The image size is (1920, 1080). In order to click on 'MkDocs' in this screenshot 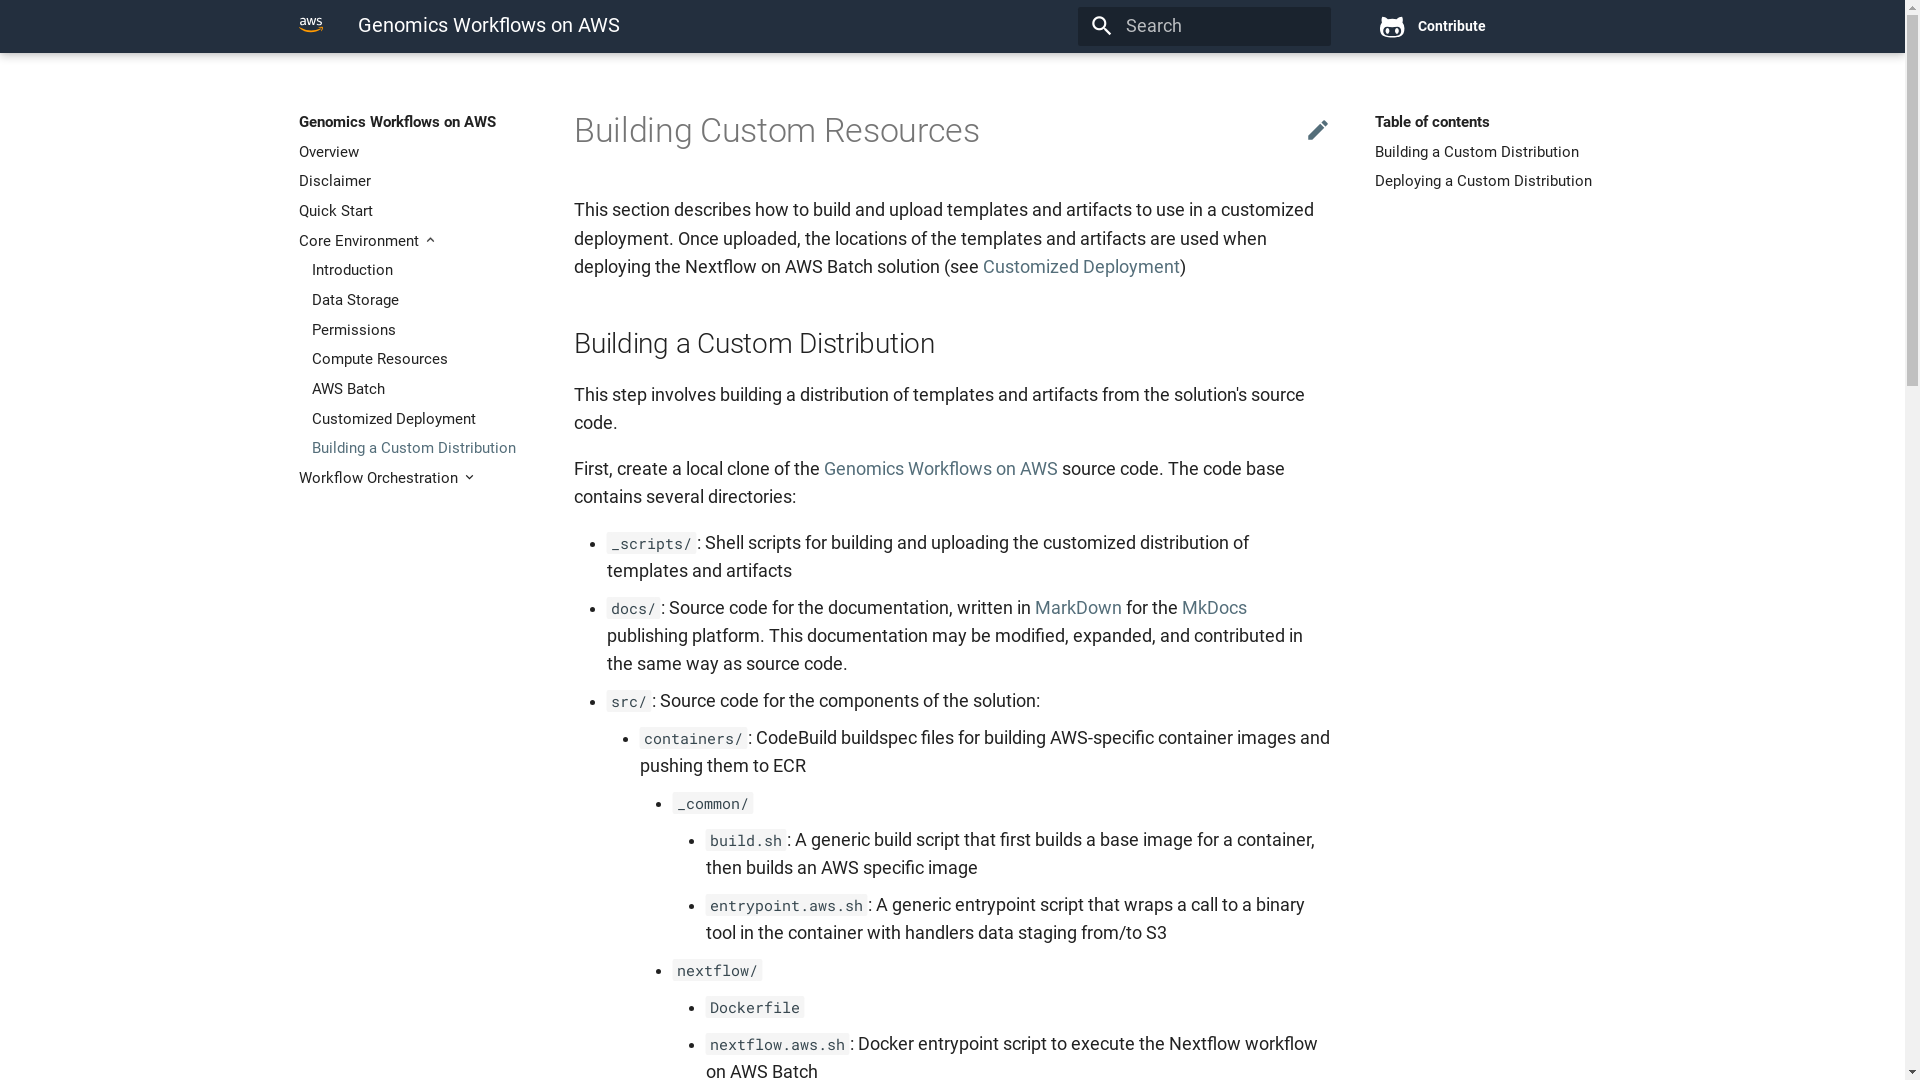, I will do `click(1213, 607)`.